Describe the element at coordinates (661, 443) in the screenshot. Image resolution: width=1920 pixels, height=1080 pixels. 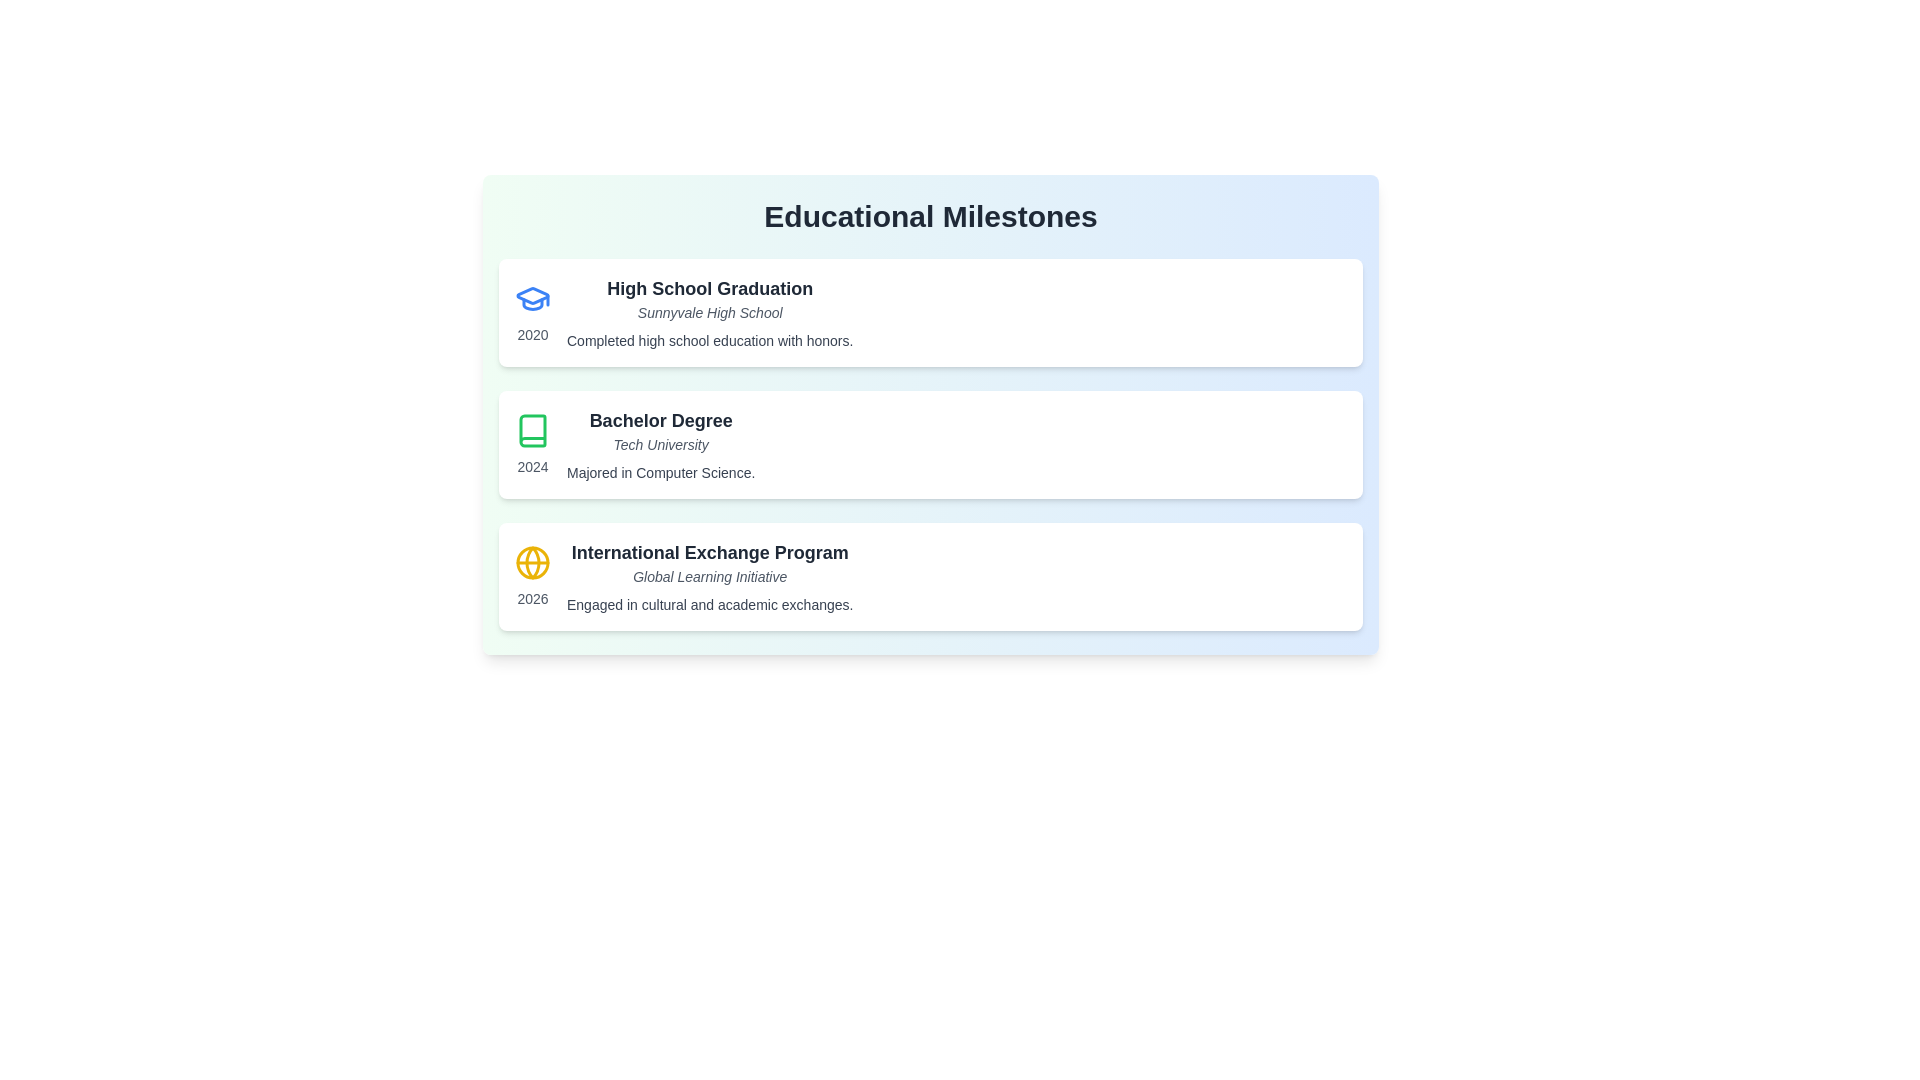
I see `text content block that includes 'Bachelor Degree', 'Tech University', and 'Majored in Computer Science.'` at that location.